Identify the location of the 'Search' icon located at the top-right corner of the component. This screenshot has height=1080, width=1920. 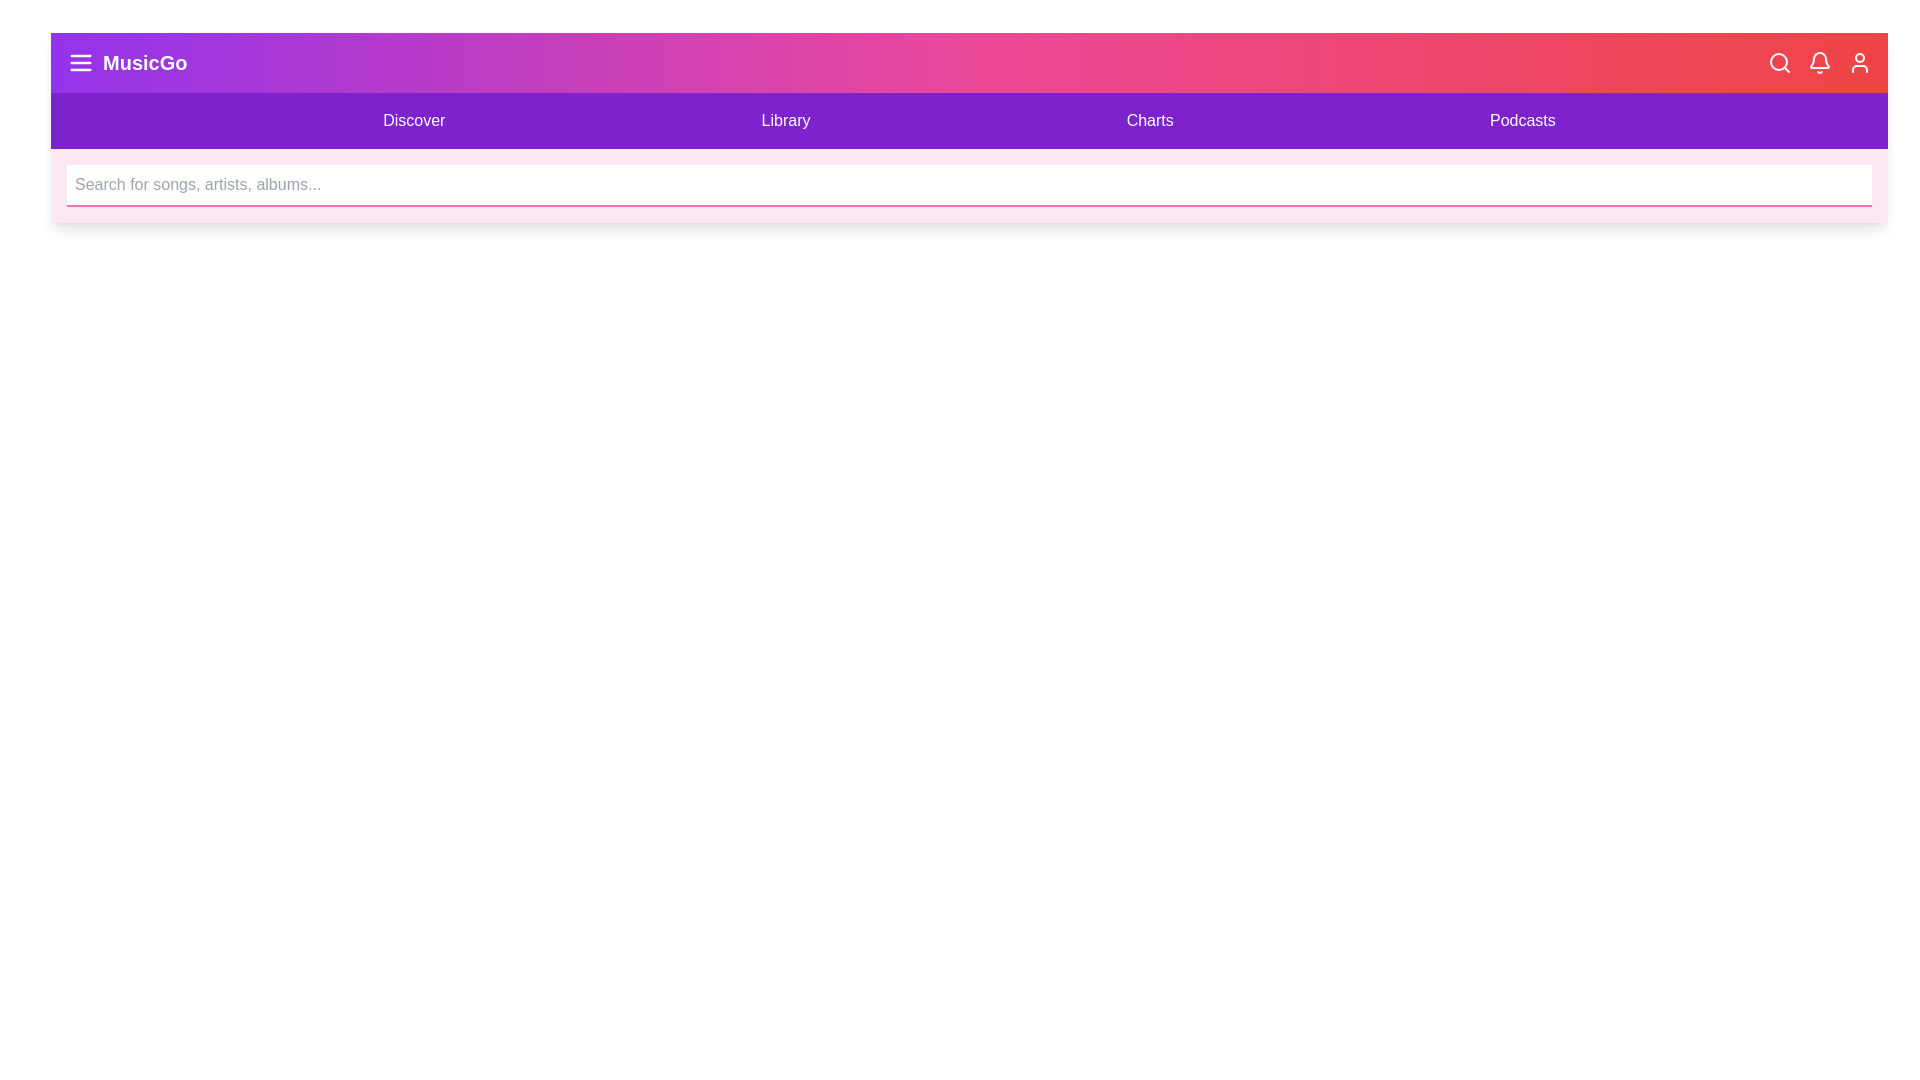
(1780, 61).